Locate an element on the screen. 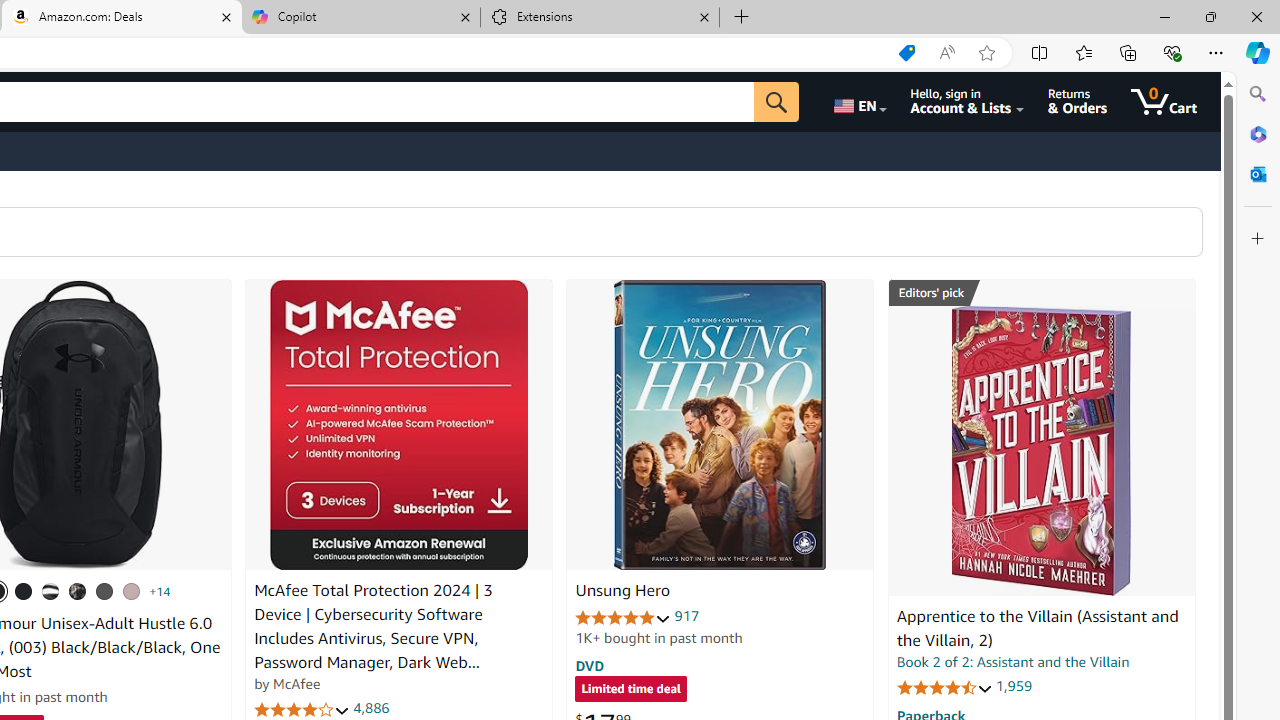 This screenshot has width=1280, height=720. 'Unsung Hero' is located at coordinates (720, 424).